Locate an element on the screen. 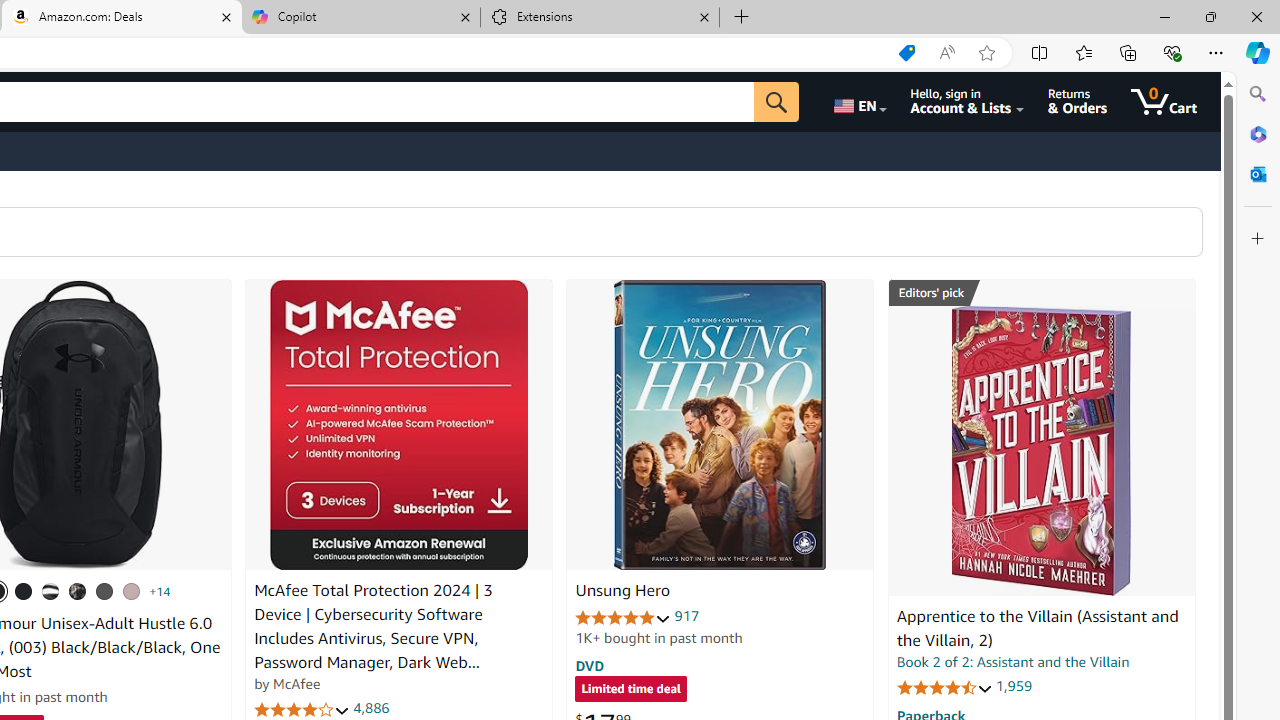 This screenshot has width=1280, height=720. 'Unsung Hero' is located at coordinates (720, 424).